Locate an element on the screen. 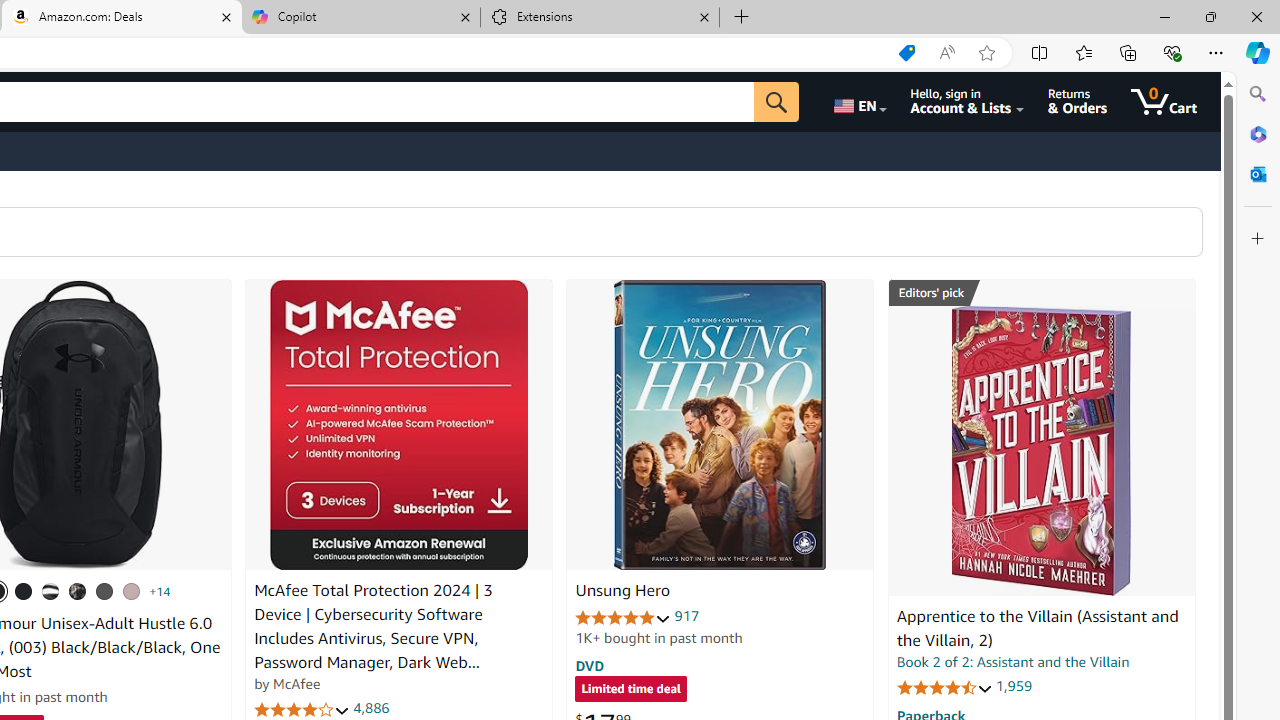 This screenshot has width=1280, height=720. 'Unsung Hero' is located at coordinates (720, 424).